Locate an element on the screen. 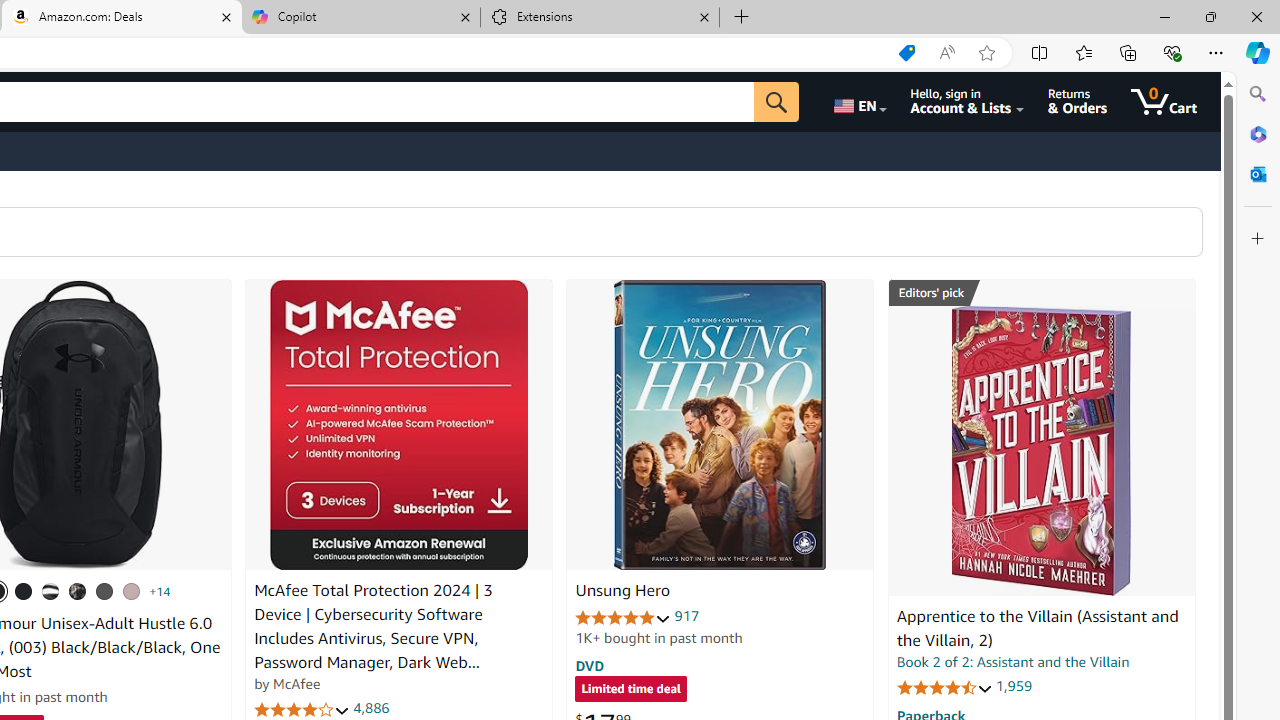 This screenshot has width=1280, height=720. 'Unsung Hero' is located at coordinates (720, 424).